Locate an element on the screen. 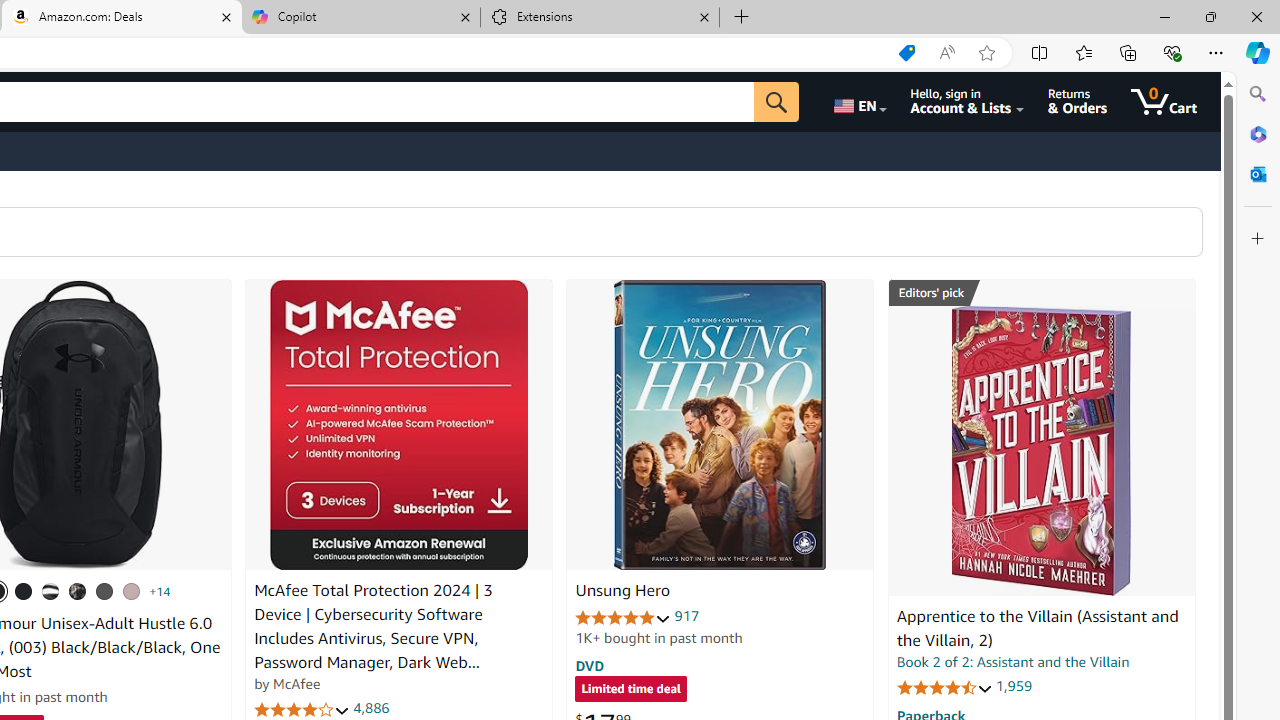 This screenshot has width=1280, height=720. 'Unsung Hero' is located at coordinates (720, 424).